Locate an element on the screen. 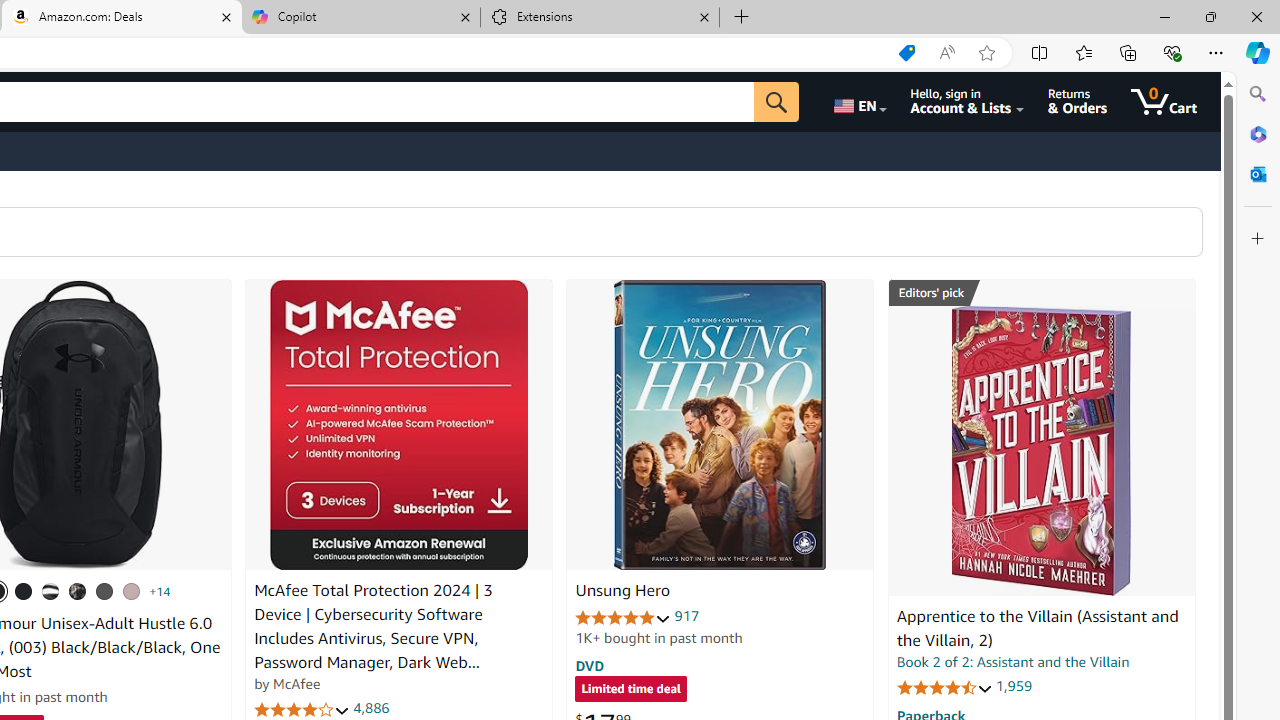 This screenshot has width=1280, height=720. 'Unsung Hero' is located at coordinates (720, 424).